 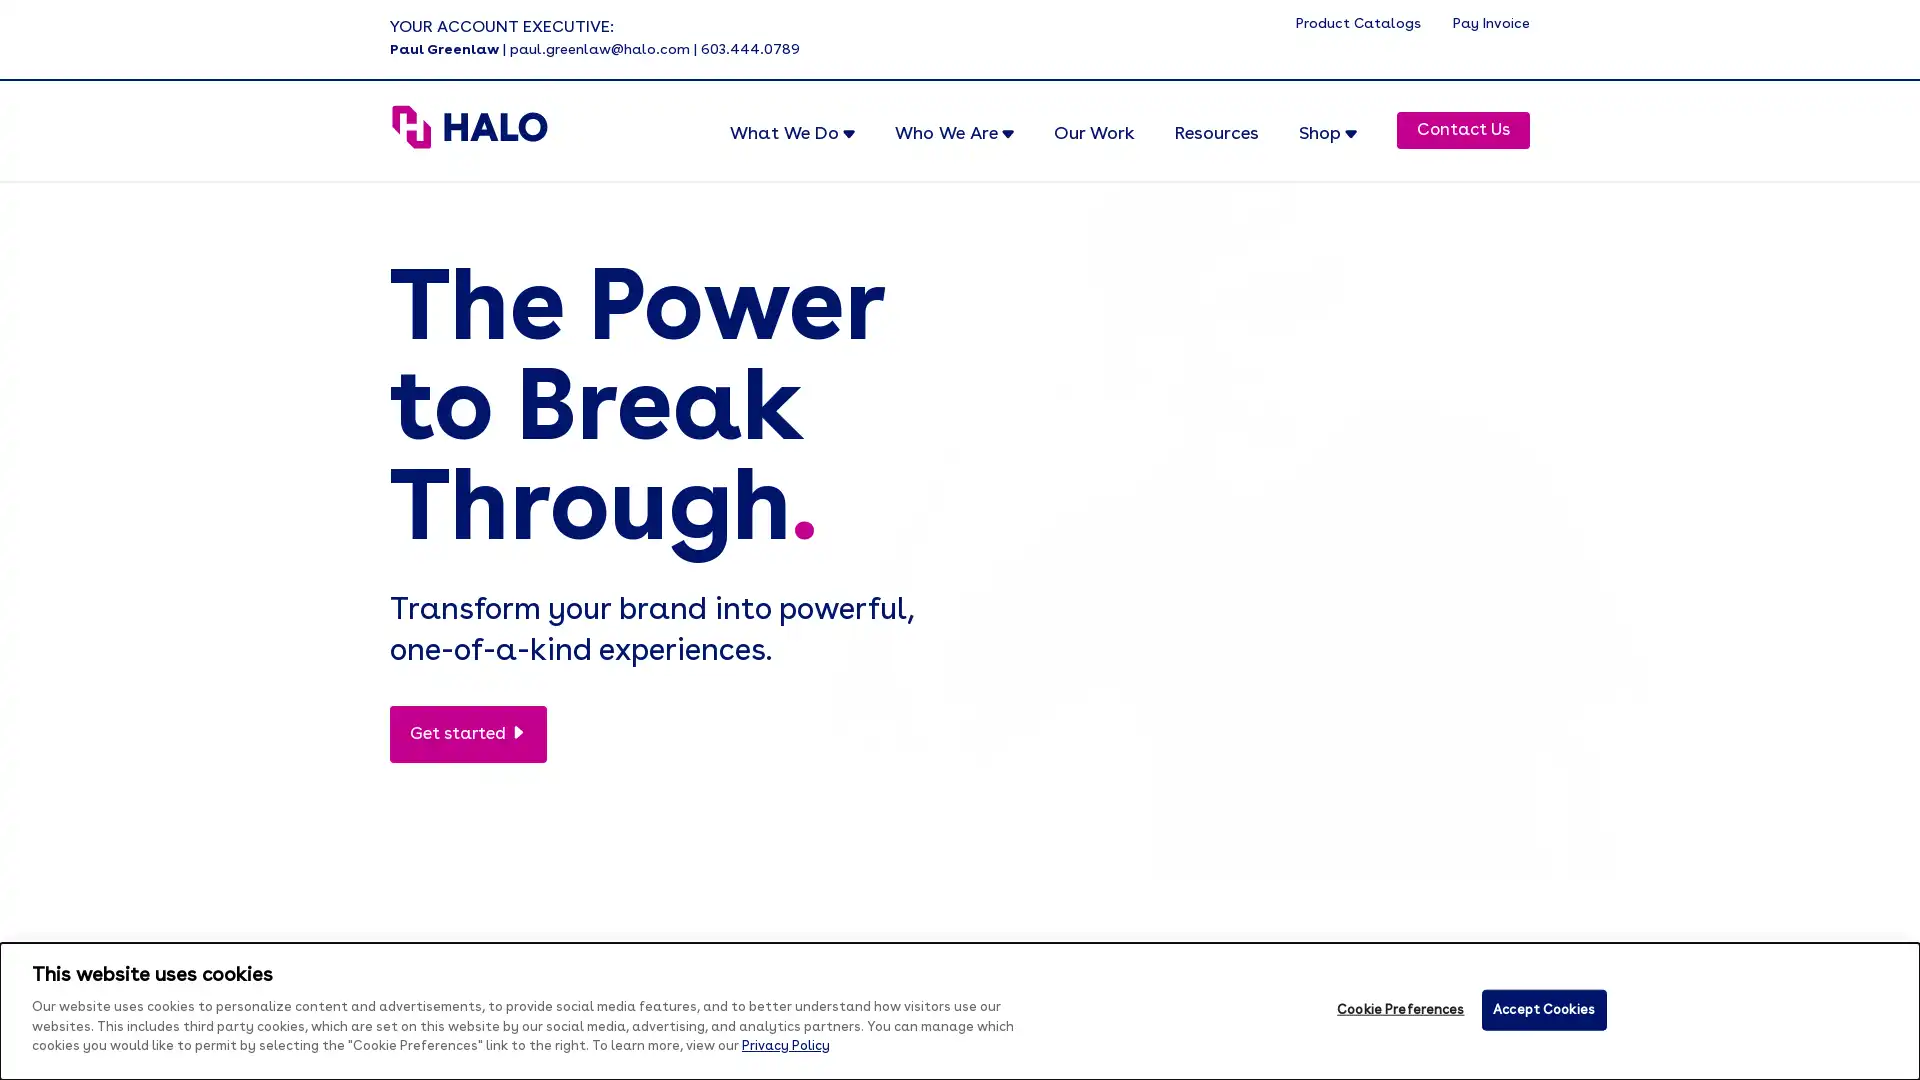 What do you see at coordinates (1093, 148) in the screenshot?
I see `Our Work` at bounding box center [1093, 148].